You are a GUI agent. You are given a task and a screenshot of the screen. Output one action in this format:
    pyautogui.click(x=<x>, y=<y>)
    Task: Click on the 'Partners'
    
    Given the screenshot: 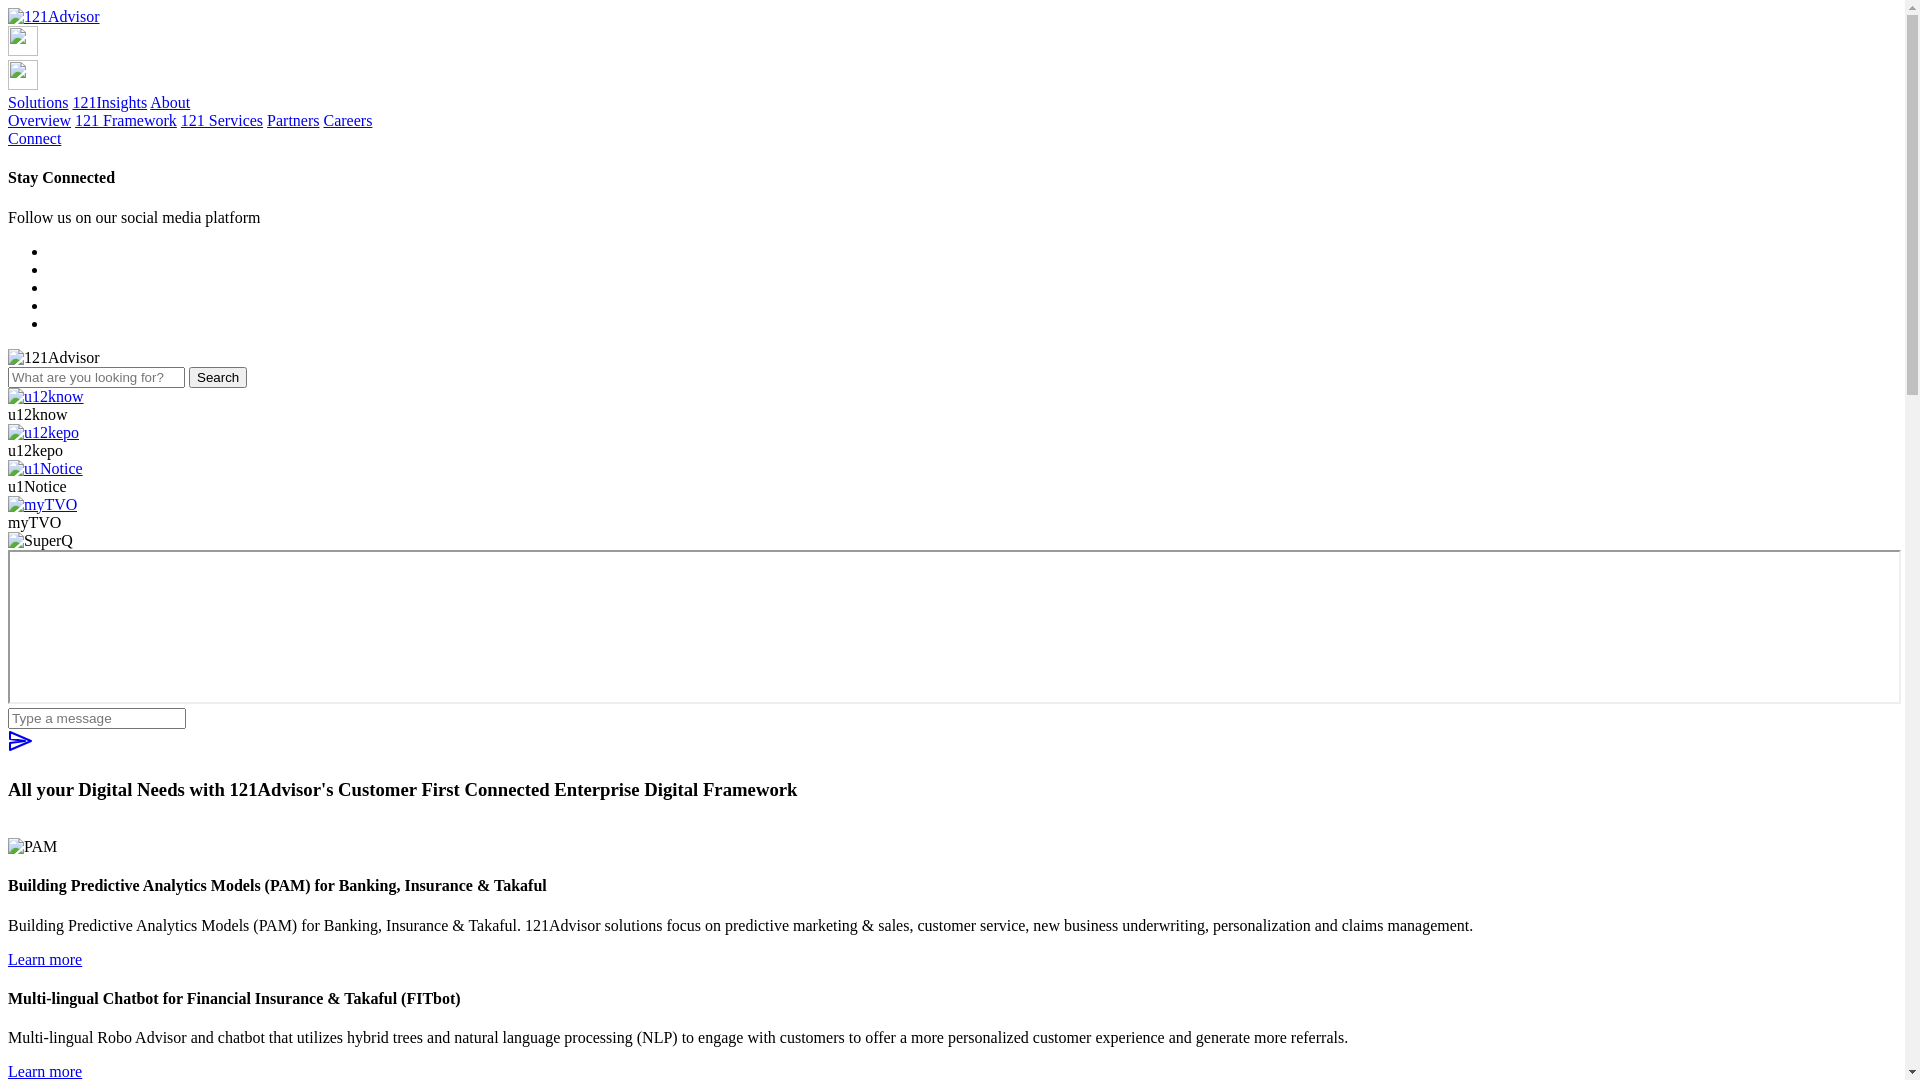 What is the action you would take?
    pyautogui.click(x=291, y=120)
    